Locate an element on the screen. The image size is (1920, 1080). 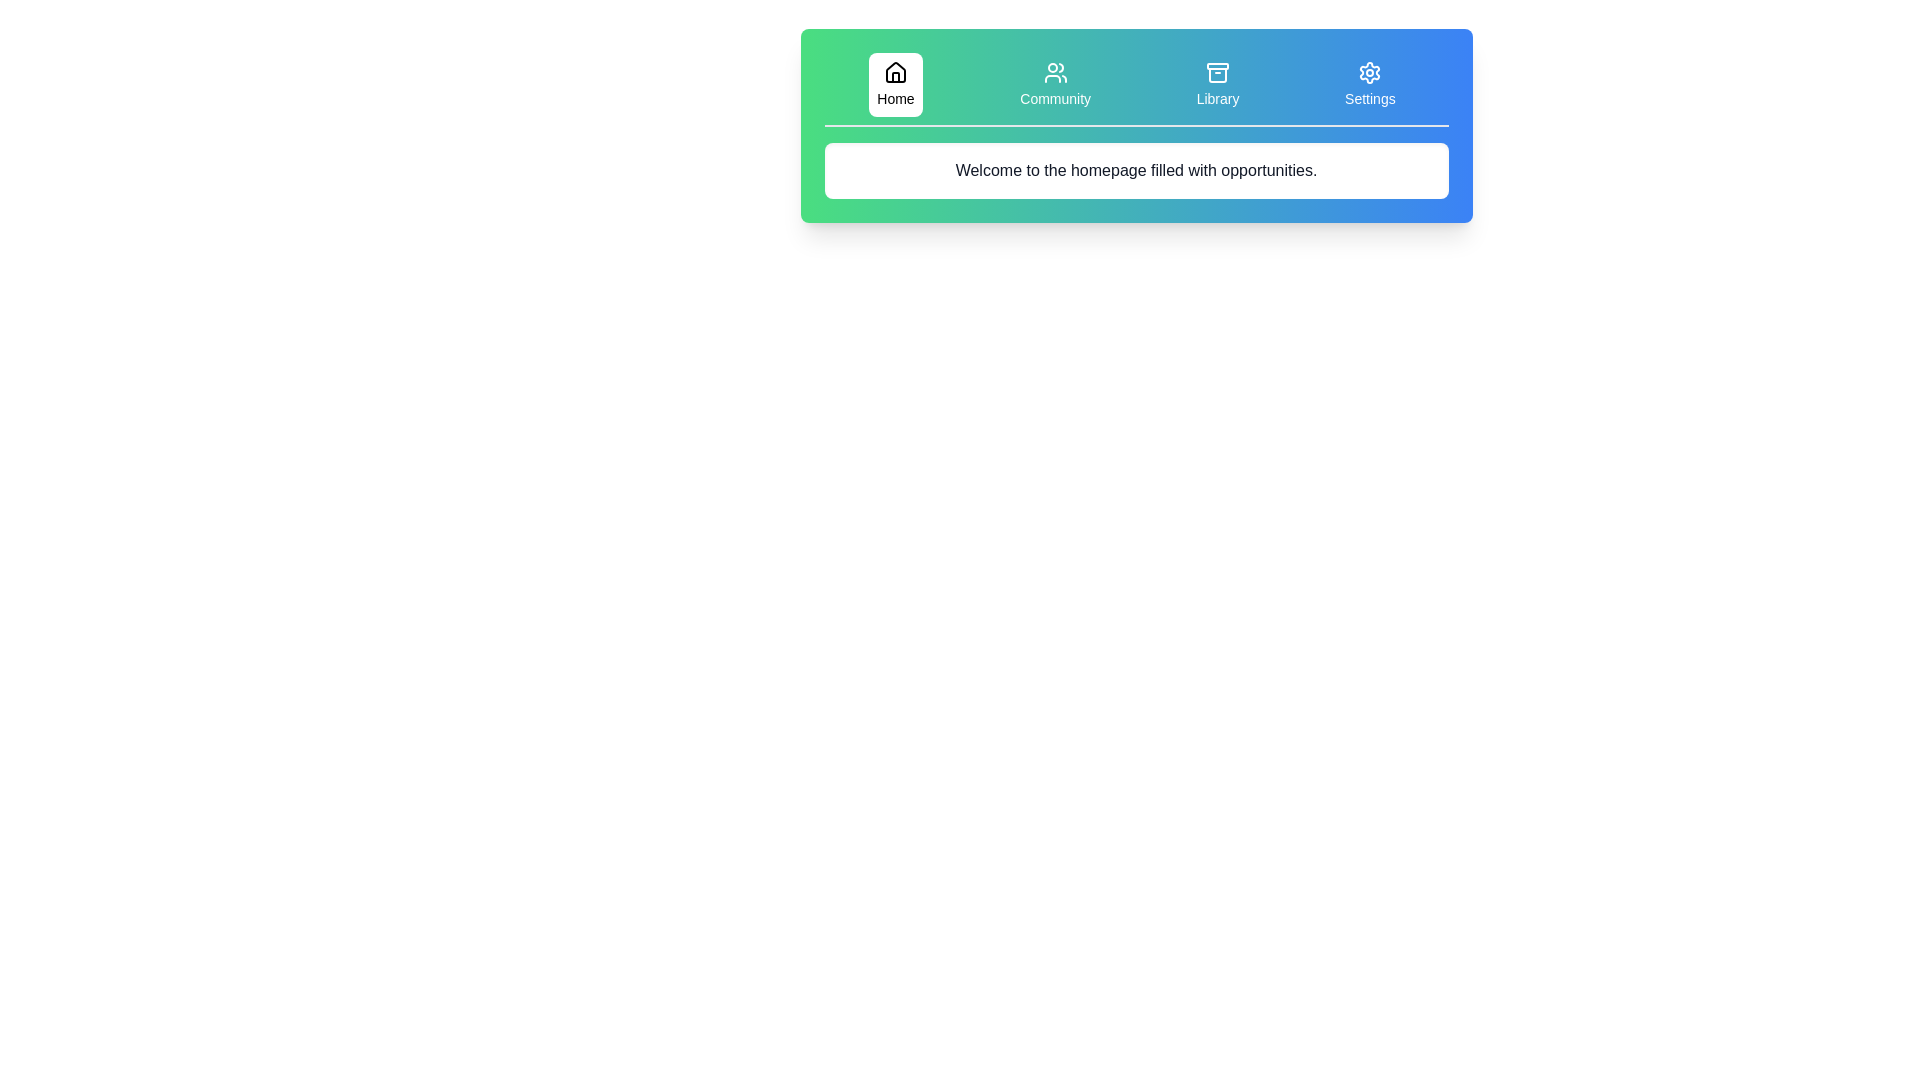
the tab labeled Library to observe its hover effect is located at coordinates (1217, 83).